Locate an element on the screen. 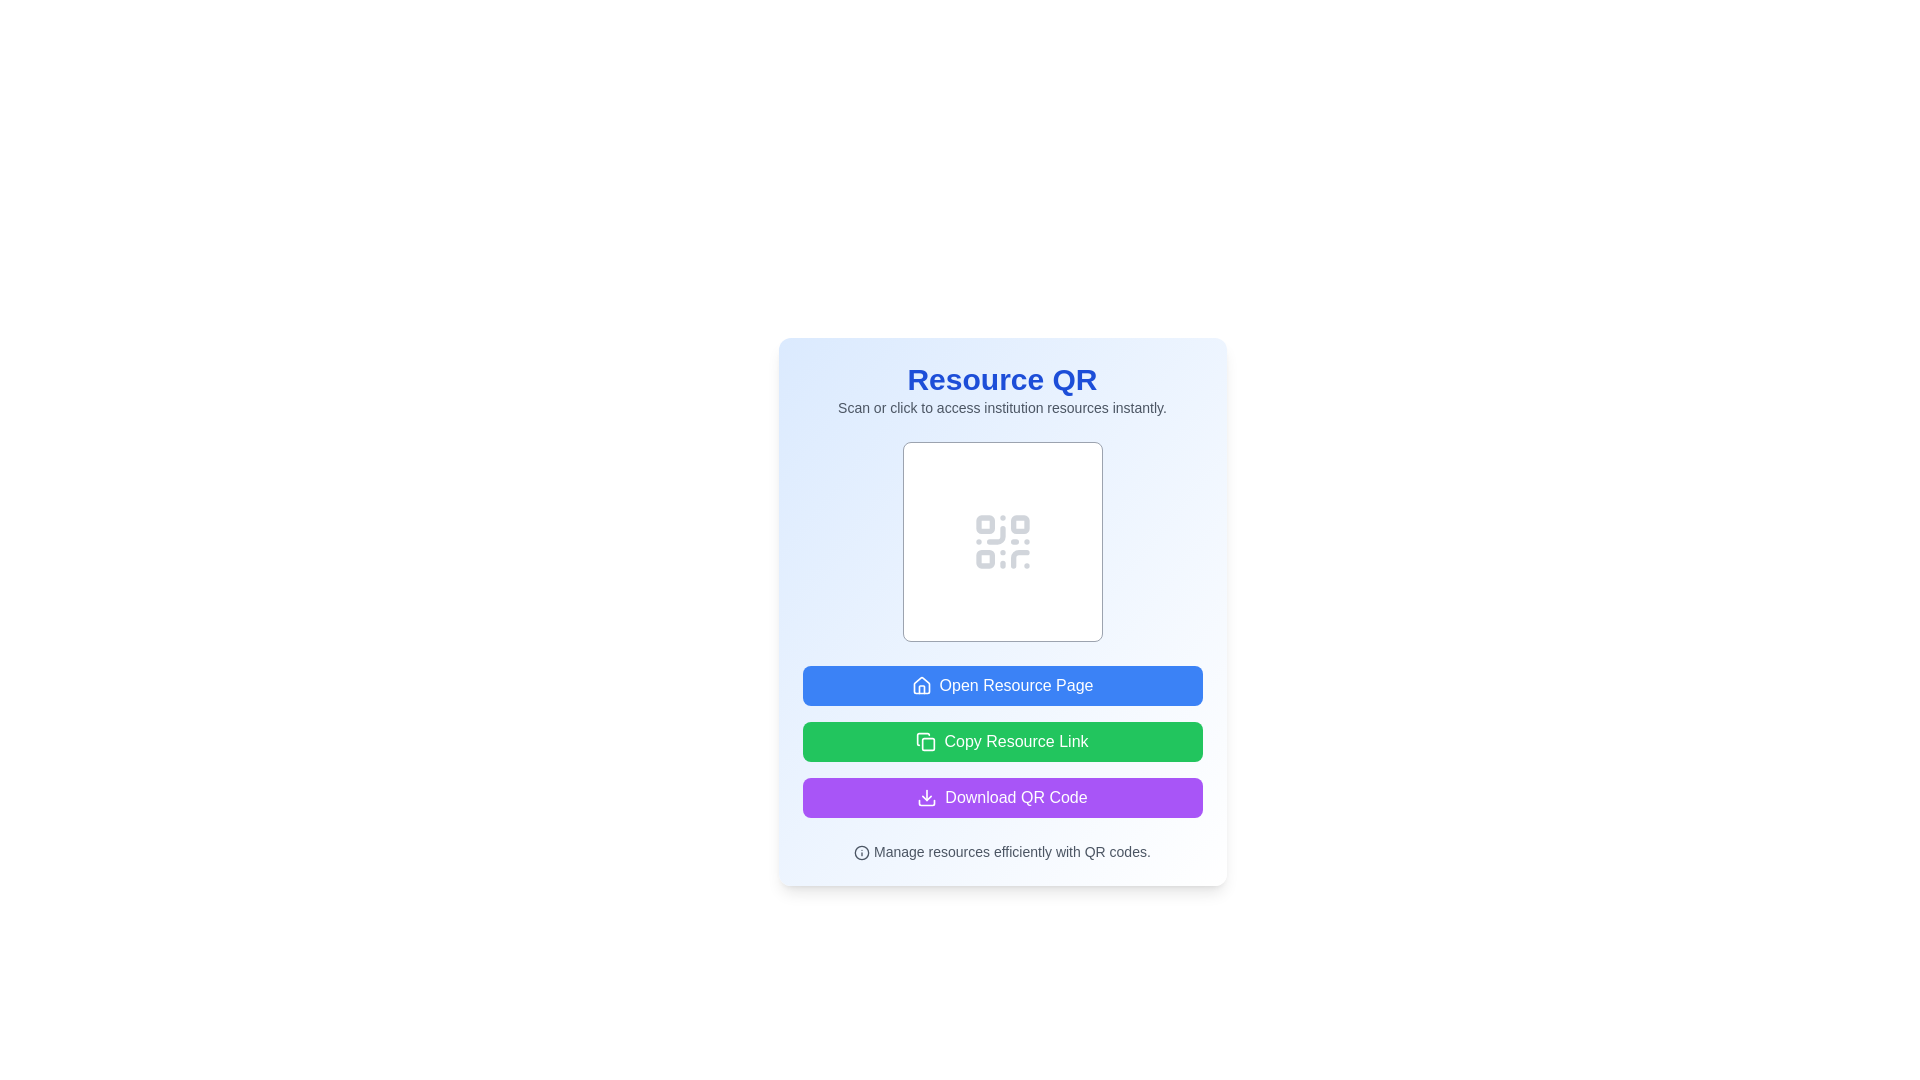 This screenshot has height=1080, width=1920. text content of the 'Download QR Code' text label, which is styled in white on a purple background and is part of a button beneath the 'Copy Resource Link' button is located at coordinates (1016, 797).